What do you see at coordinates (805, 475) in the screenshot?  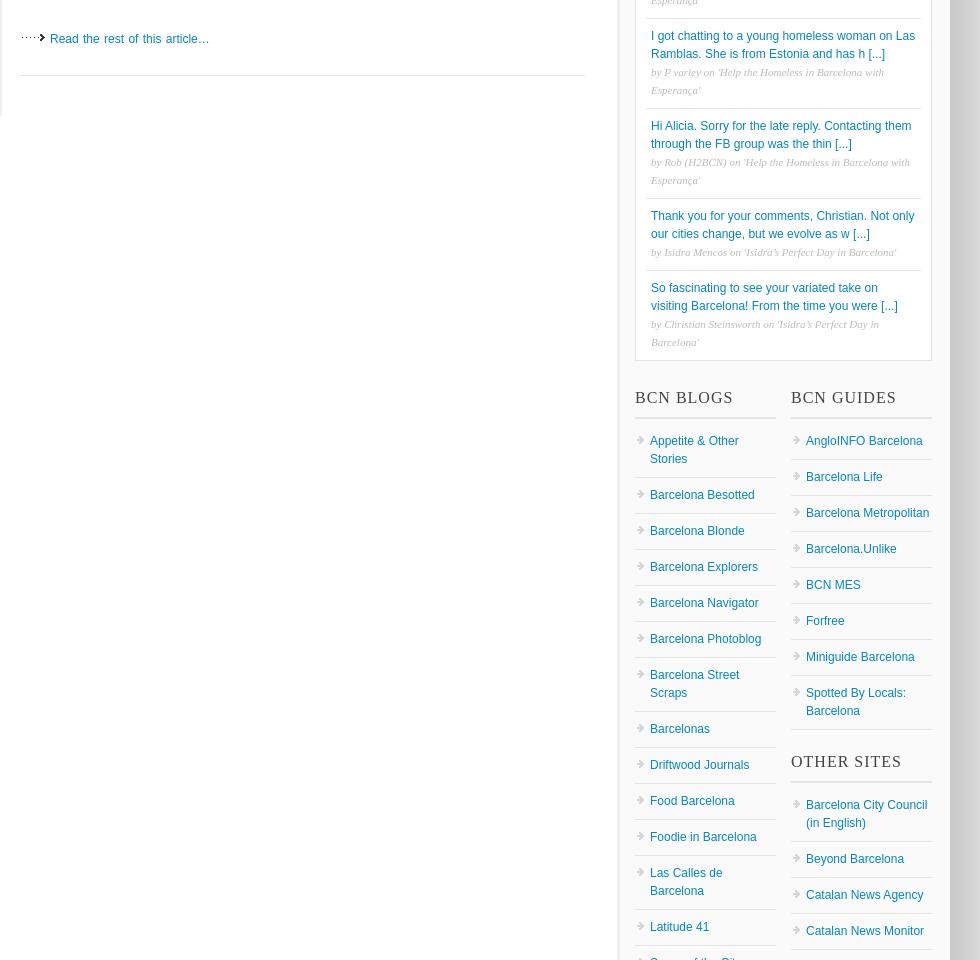 I see `'Barcelona Life'` at bounding box center [805, 475].